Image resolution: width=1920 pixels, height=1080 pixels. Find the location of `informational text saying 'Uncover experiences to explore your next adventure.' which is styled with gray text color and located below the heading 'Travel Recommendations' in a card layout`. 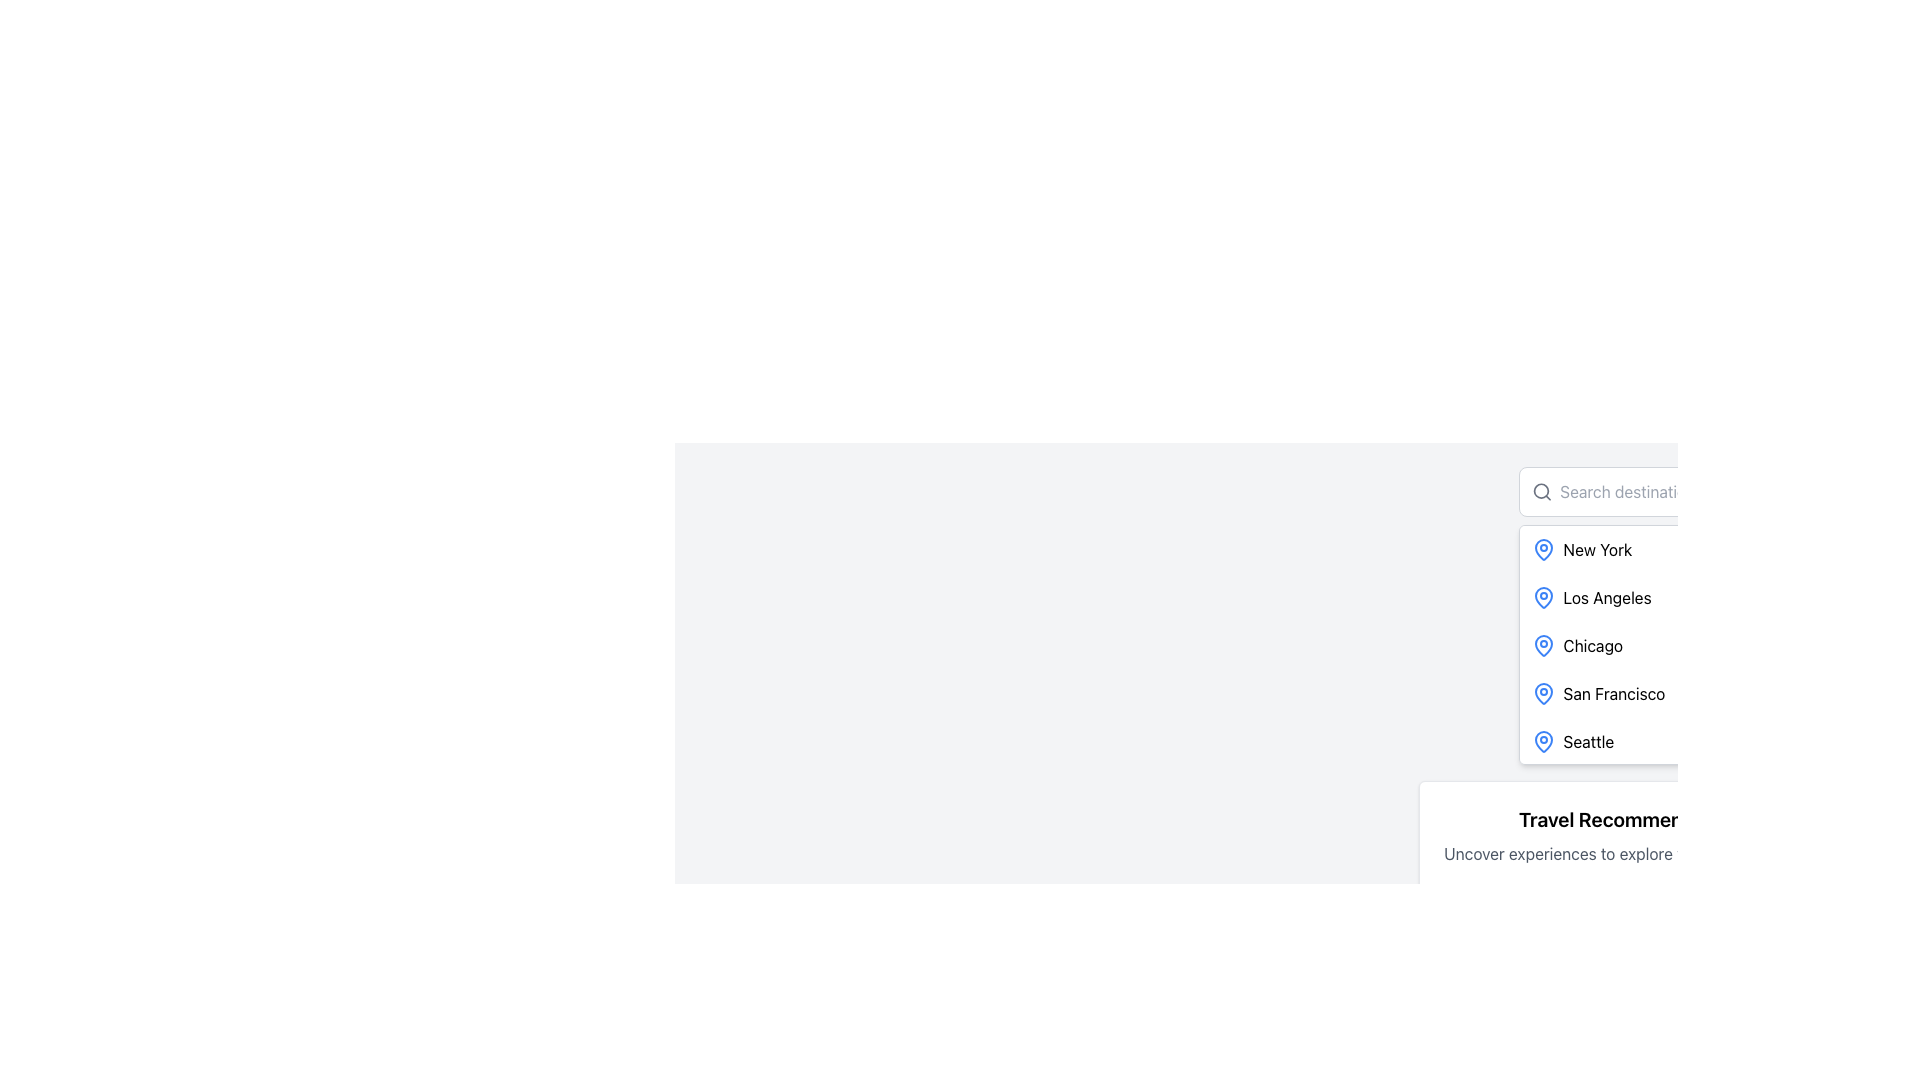

informational text saying 'Uncover experiences to explore your next adventure.' which is styled with gray text color and located below the heading 'Travel Recommendations' in a card layout is located at coordinates (1635, 853).